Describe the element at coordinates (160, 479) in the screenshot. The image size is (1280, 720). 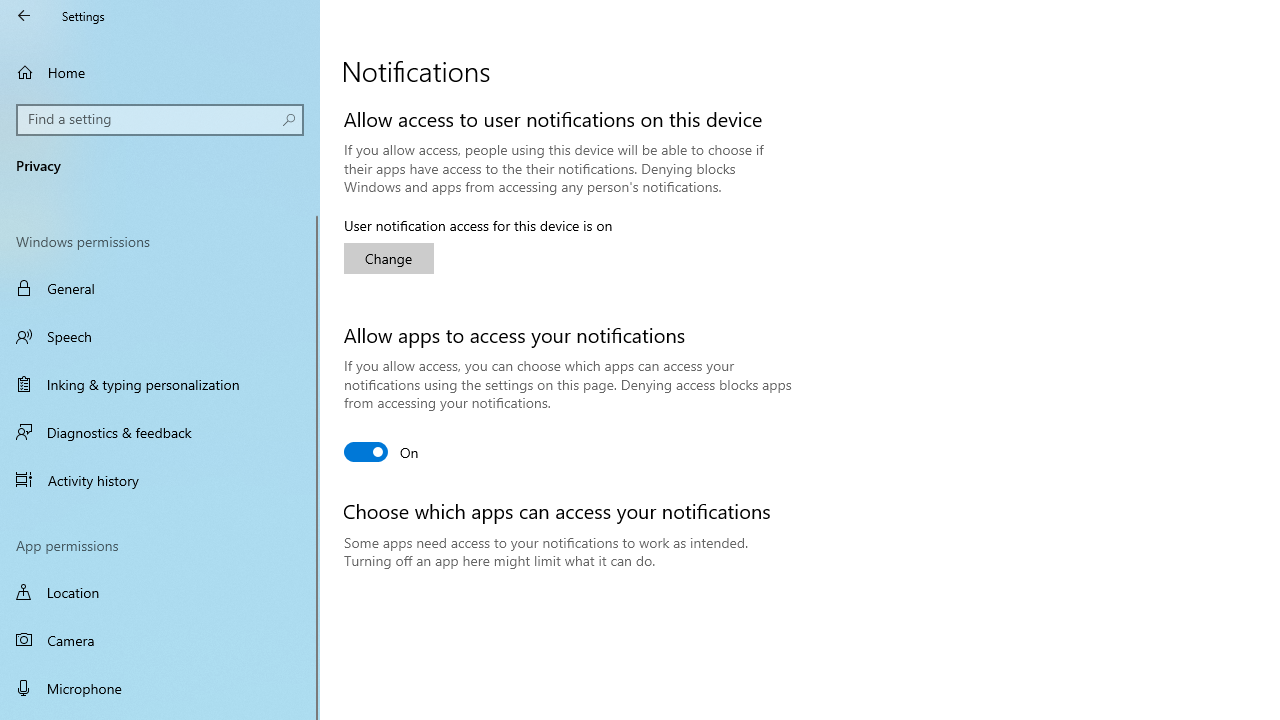
I see `'Activity history'` at that location.